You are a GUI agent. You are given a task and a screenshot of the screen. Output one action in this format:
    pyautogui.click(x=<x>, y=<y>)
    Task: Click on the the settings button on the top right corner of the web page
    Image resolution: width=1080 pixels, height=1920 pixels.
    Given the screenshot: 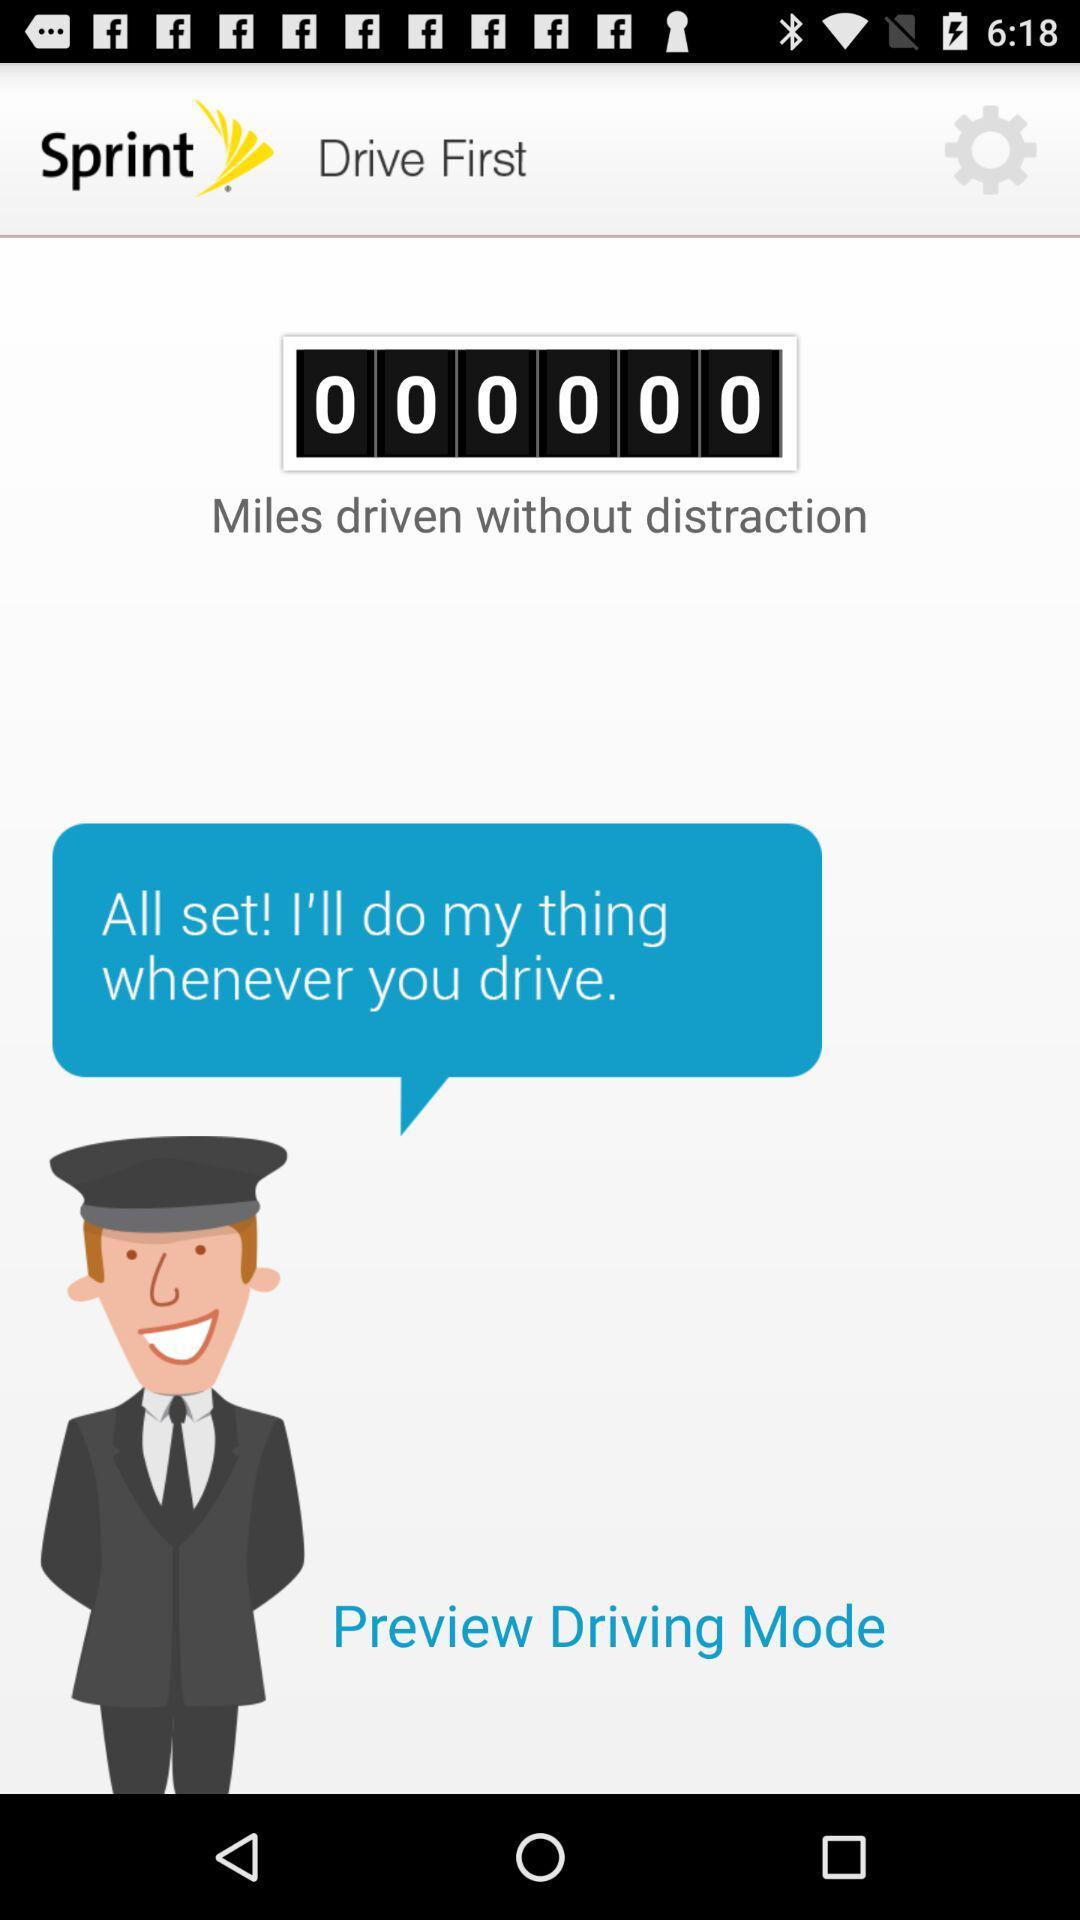 What is the action you would take?
    pyautogui.click(x=991, y=148)
    